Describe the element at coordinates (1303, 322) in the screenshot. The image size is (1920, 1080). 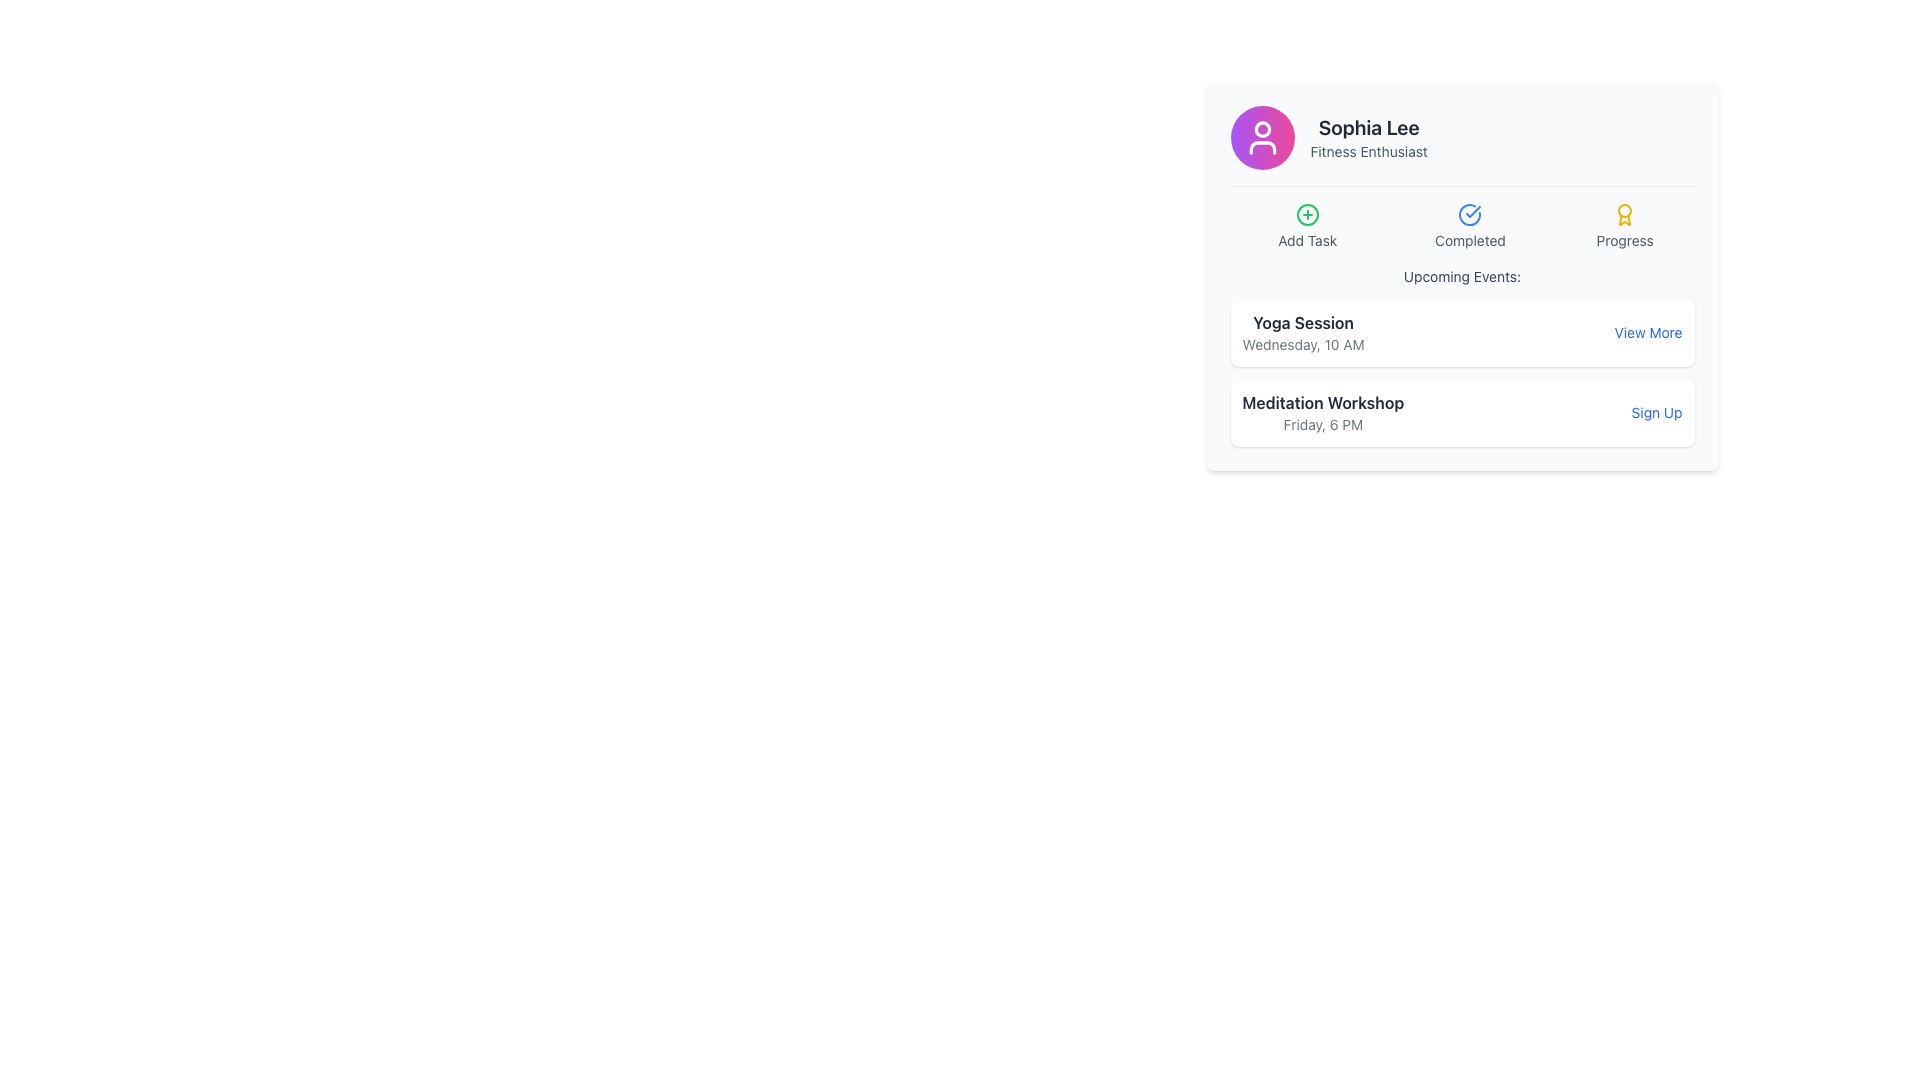
I see `the static text element displaying 'Yoga Session' in a bold gray-black font, located within the 'Upcoming Events' card` at that location.